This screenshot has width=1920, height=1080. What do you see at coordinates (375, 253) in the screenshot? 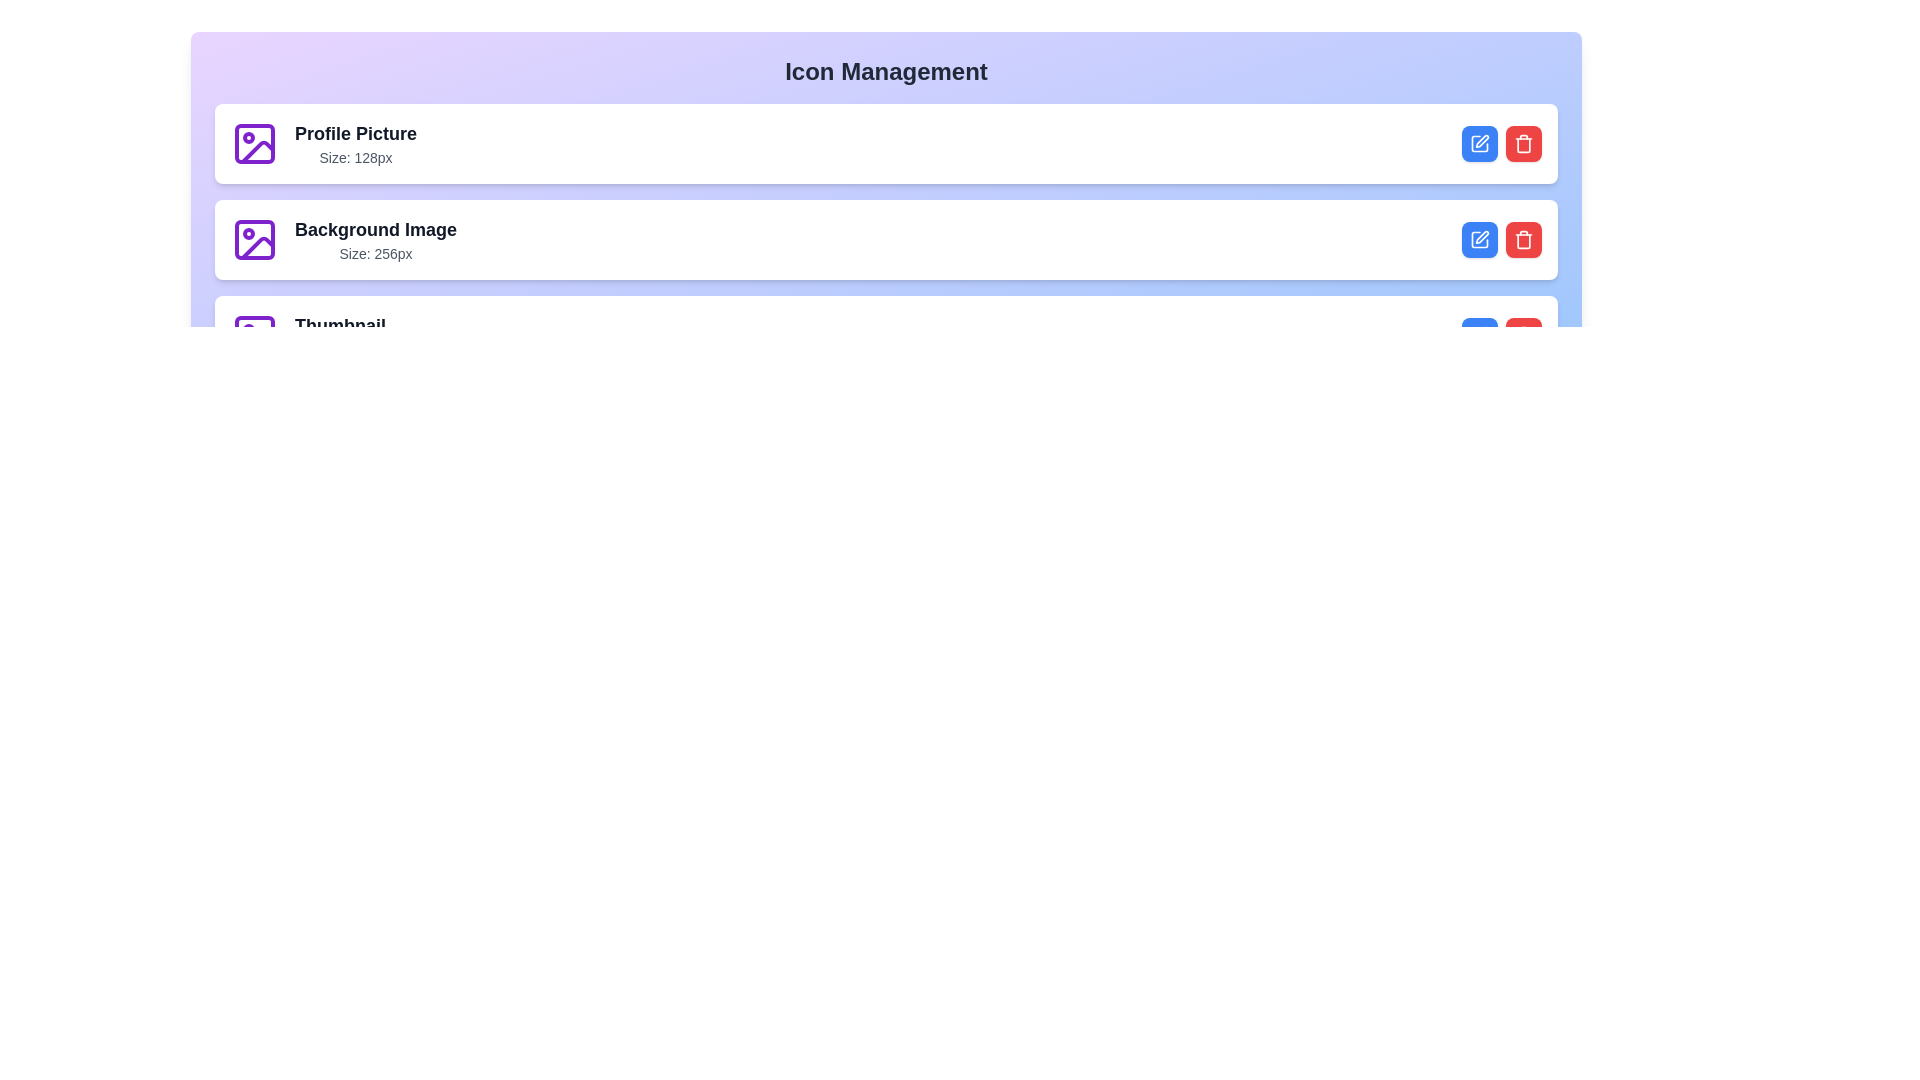
I see `the static descriptive text element that provides dimension size information for 'Background Image', located directly below the 'Background Image' heading` at bounding box center [375, 253].